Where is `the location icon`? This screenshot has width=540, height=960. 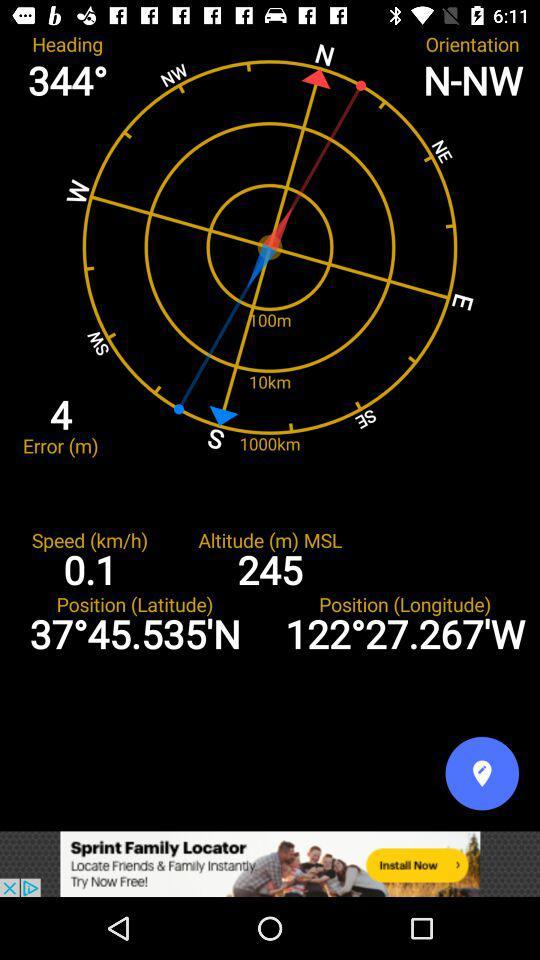
the location icon is located at coordinates (481, 772).